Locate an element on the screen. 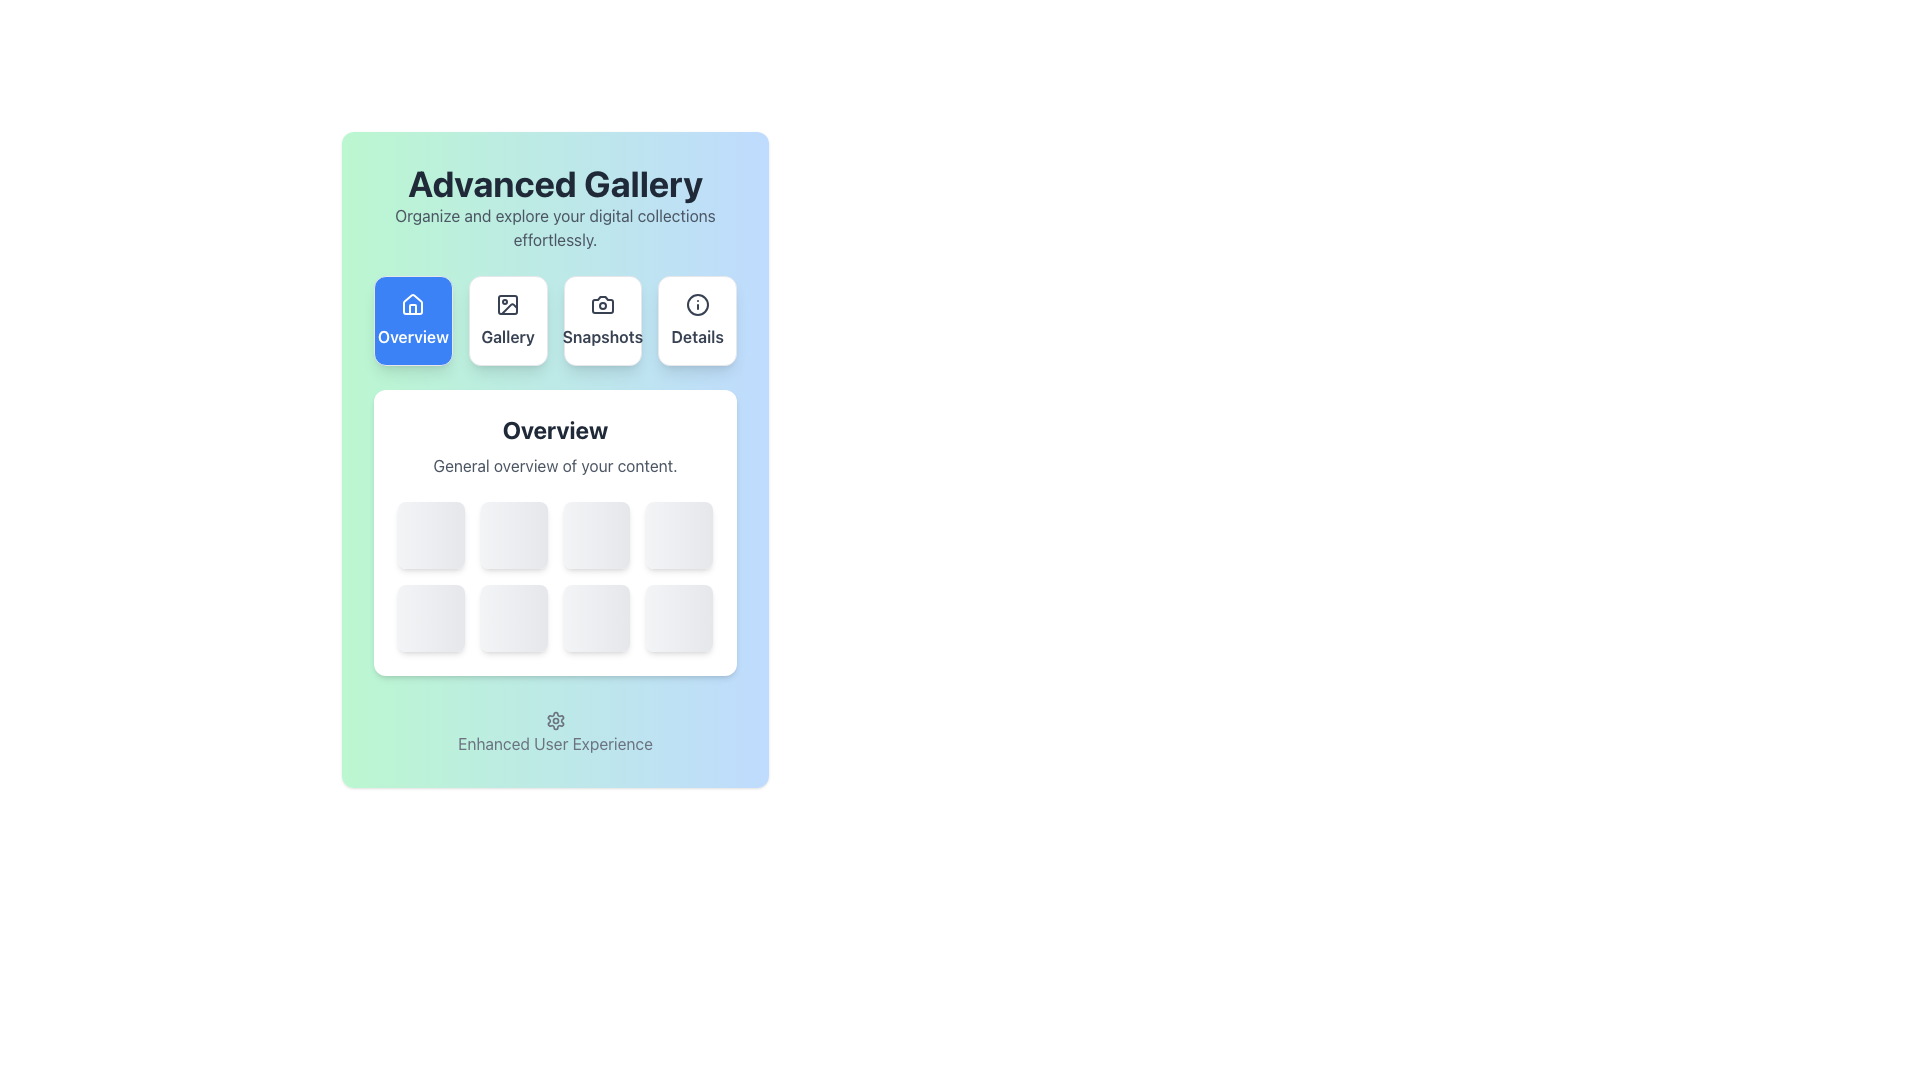 This screenshot has width=1920, height=1080. the 'Gallery' button, which features a stylized image frame icon and is is located at coordinates (508, 319).